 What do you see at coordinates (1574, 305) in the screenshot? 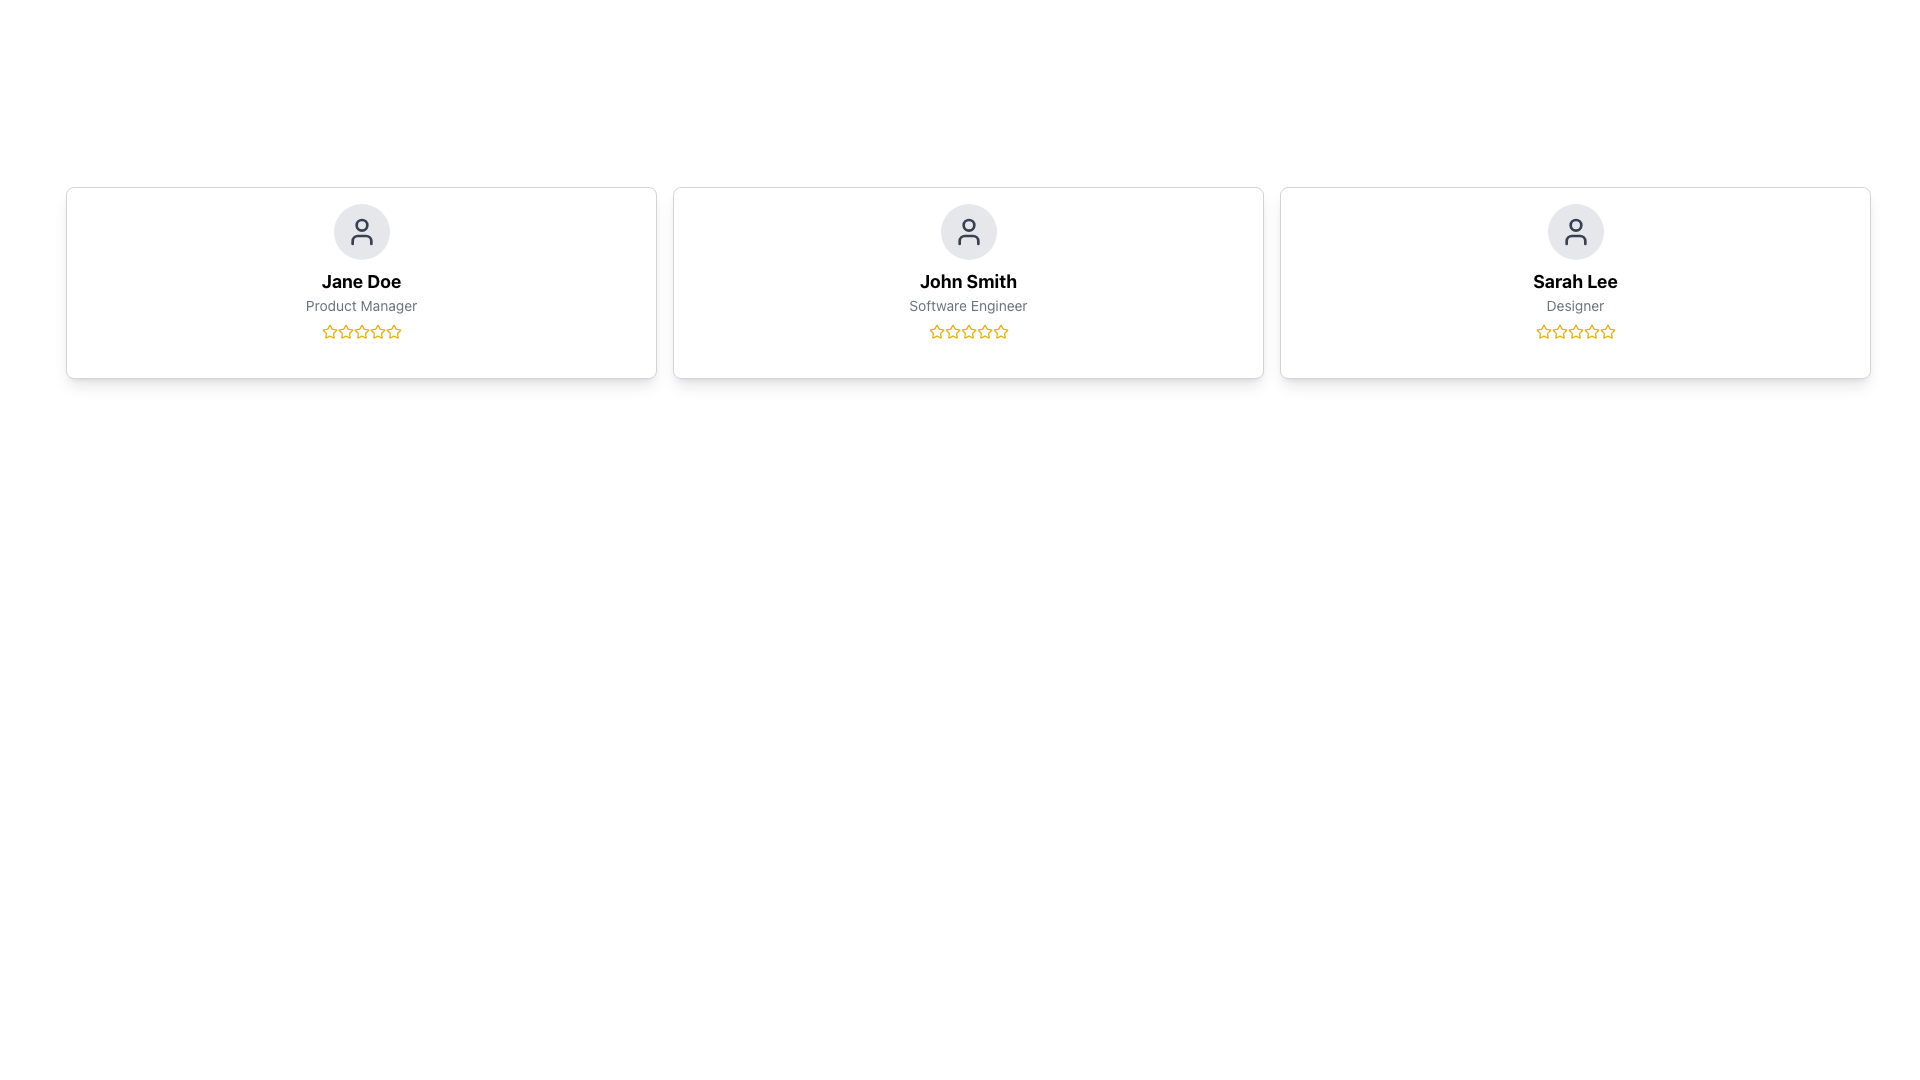
I see `the text label indicating the job title of the person in the third card from the left, located below the name 'Sarah Lee' and above the rating section` at bounding box center [1574, 305].